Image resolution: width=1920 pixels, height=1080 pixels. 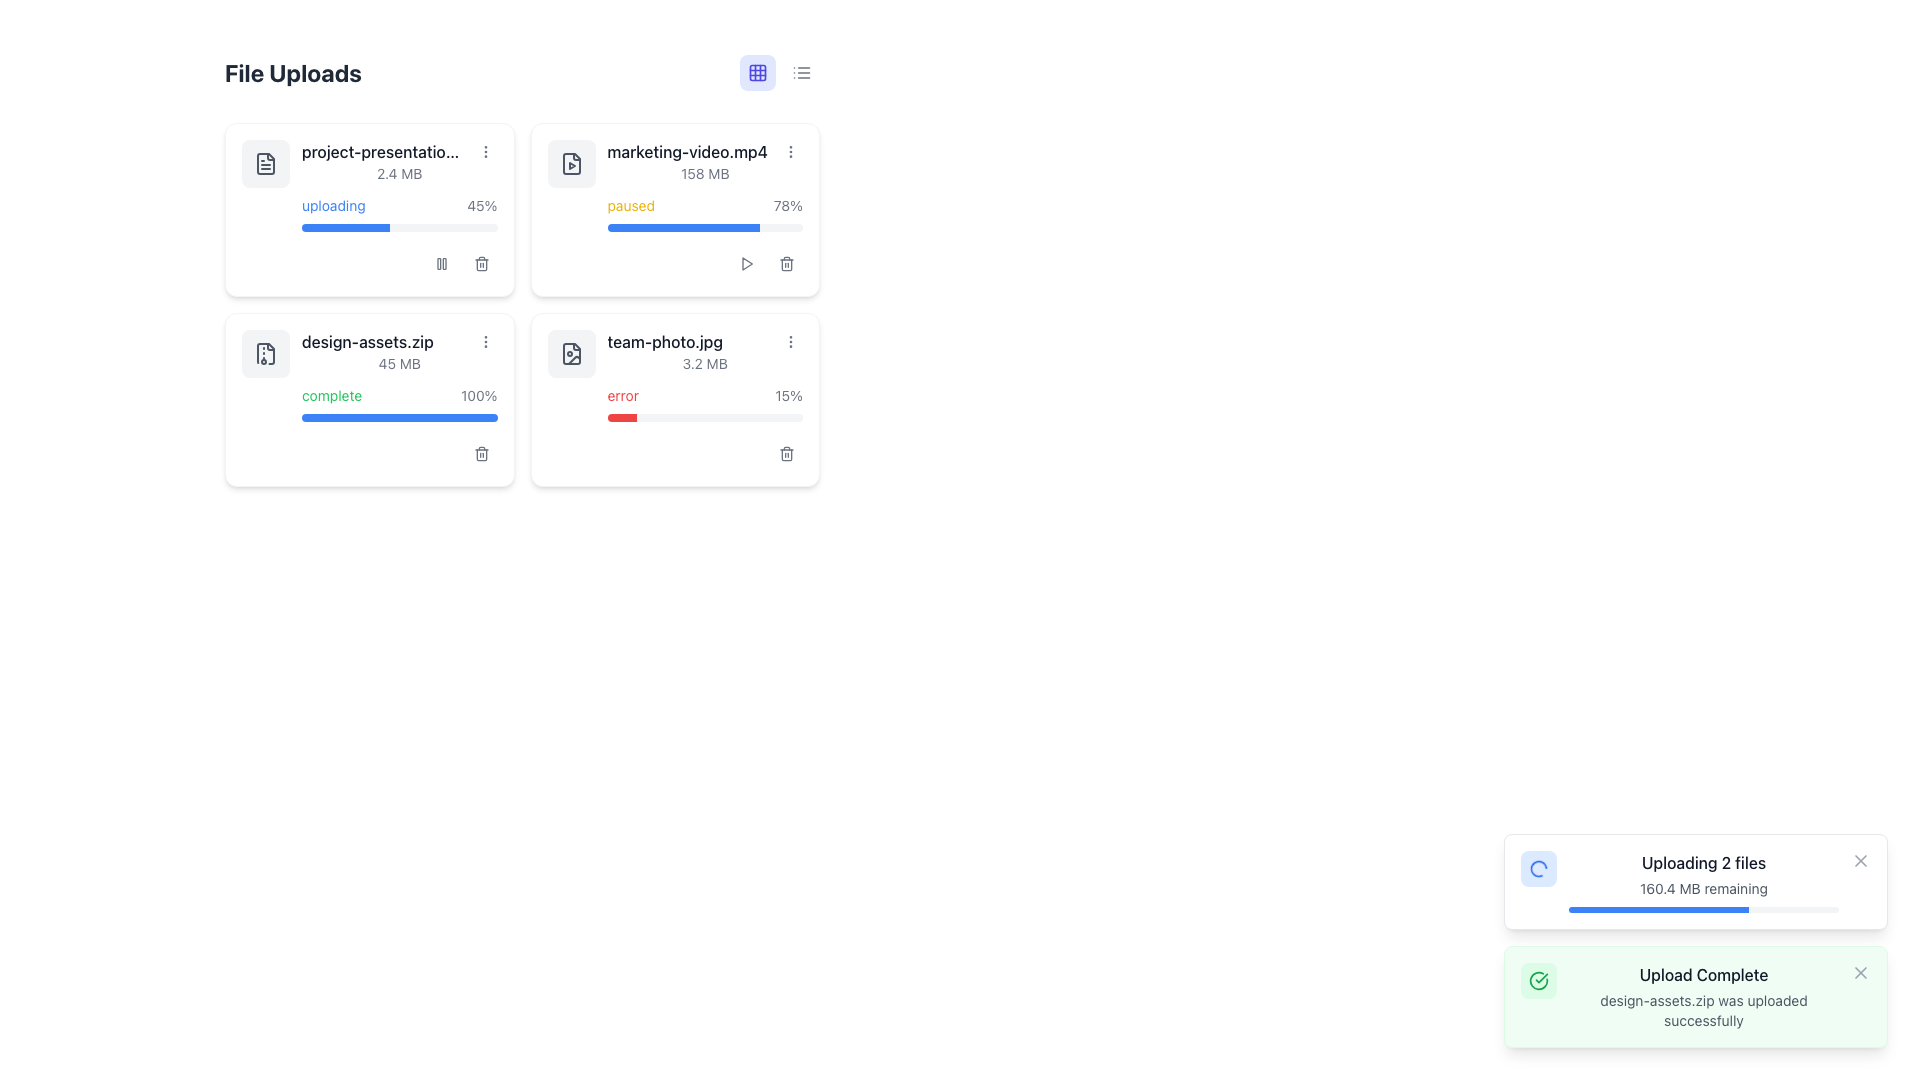 I want to click on the closures or additional options in the Notification Area located in the bottom right corner of the interface, which displays upload progress and confirmations, so click(x=1694, y=941).